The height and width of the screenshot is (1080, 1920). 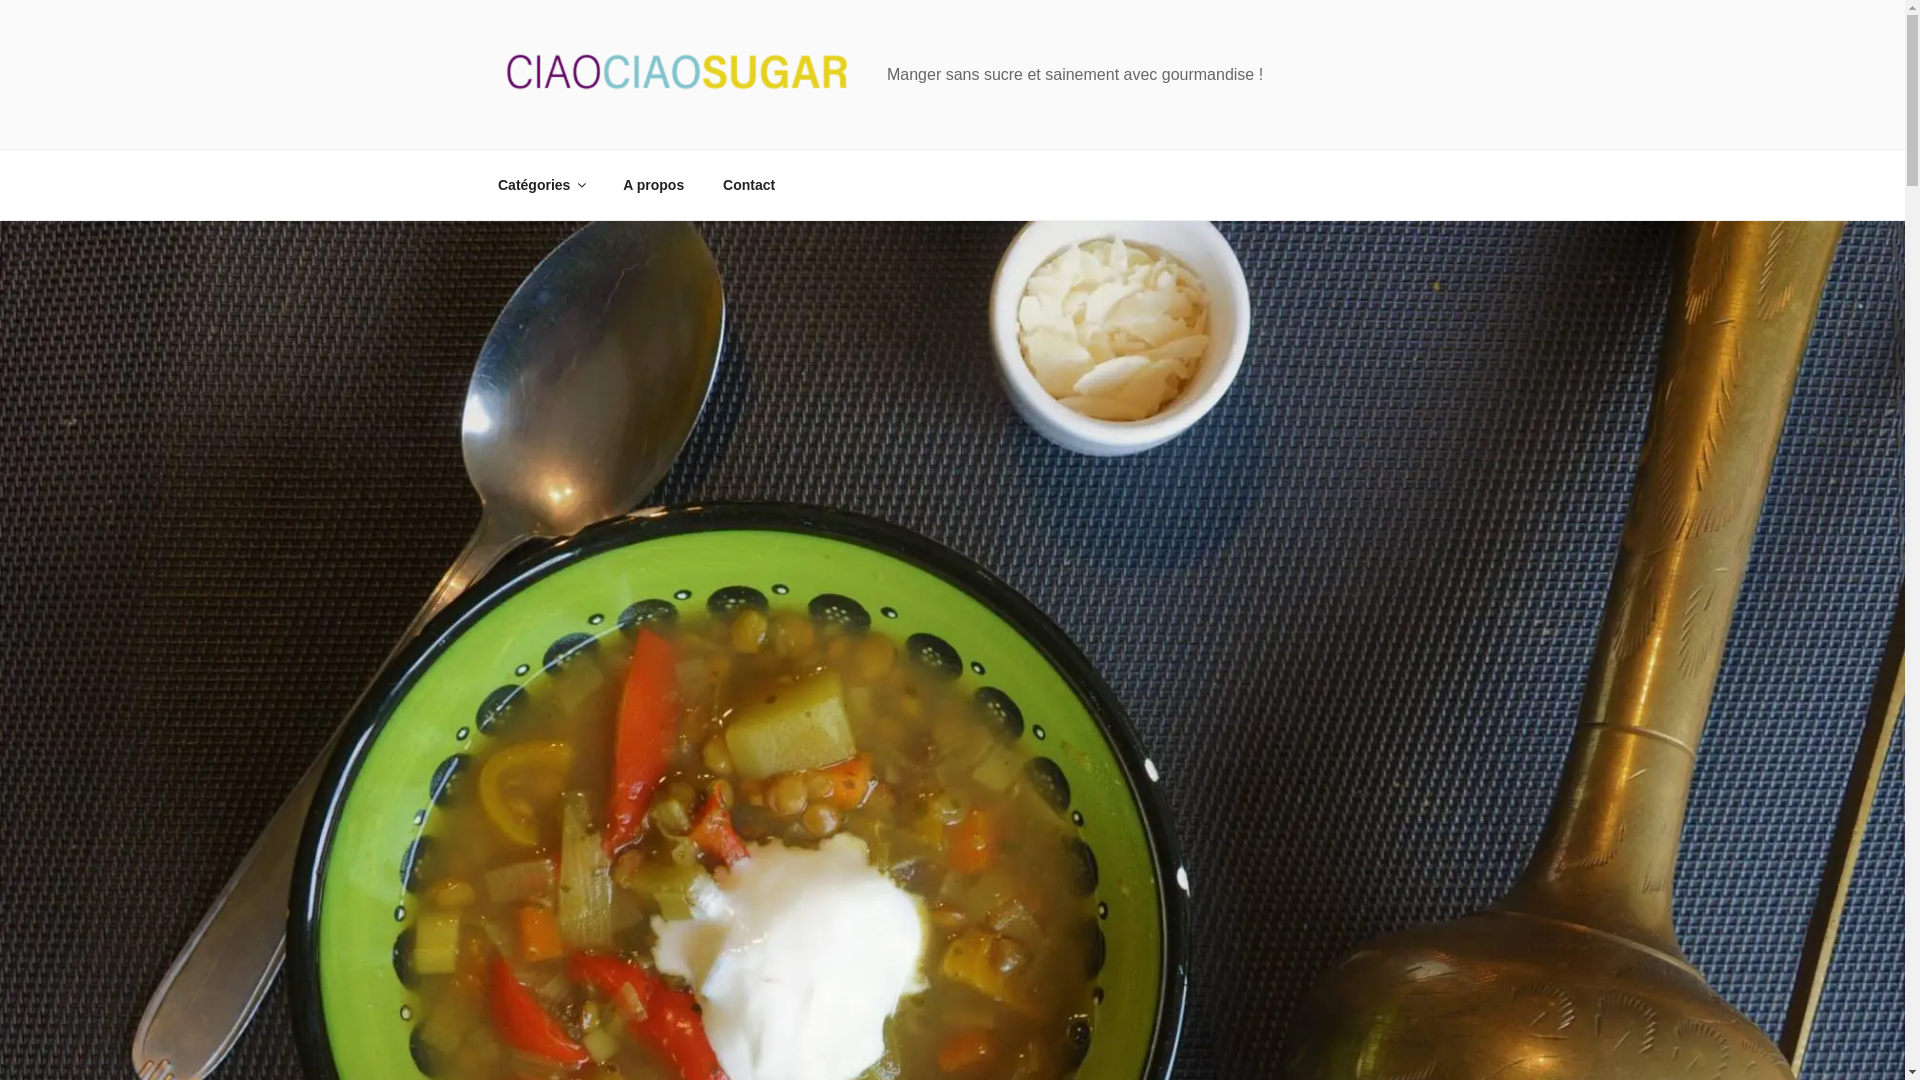 I want to click on 'Contact', so click(x=748, y=184).